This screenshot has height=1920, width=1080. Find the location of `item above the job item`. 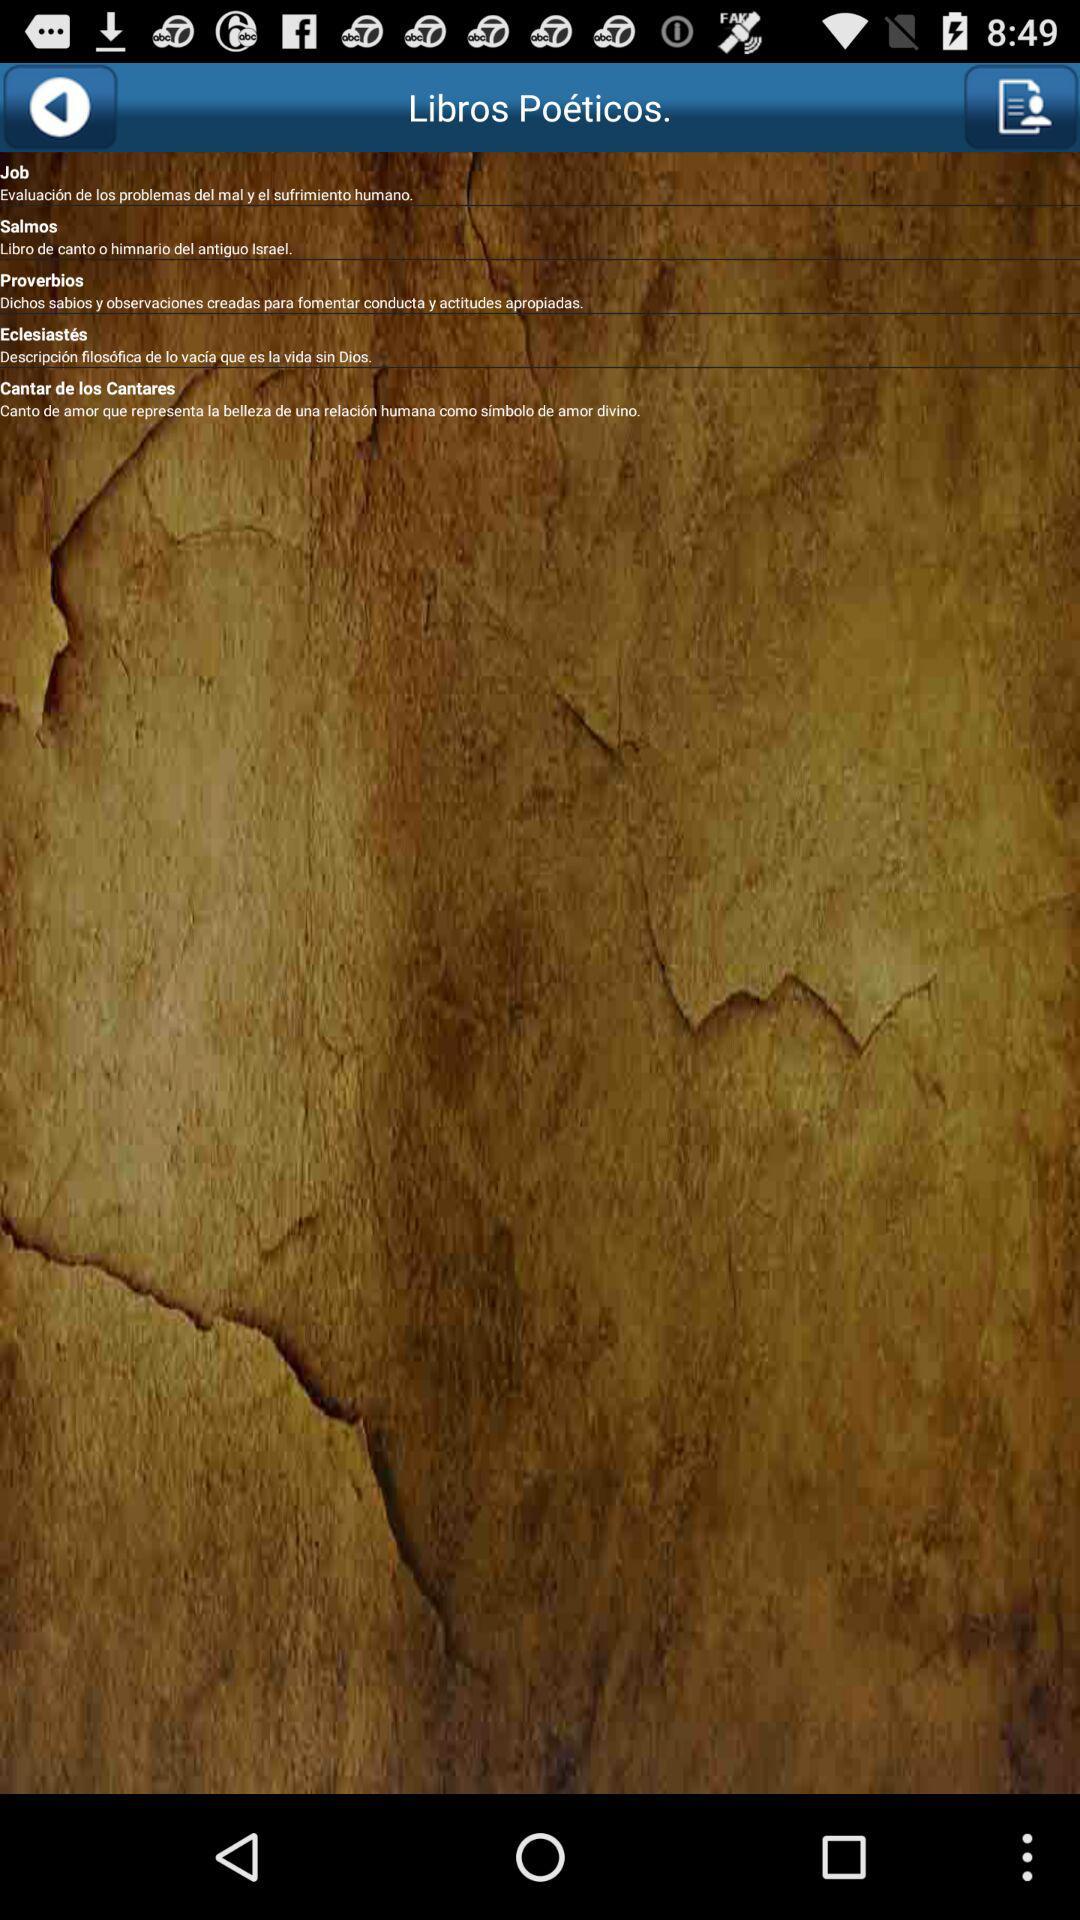

item above the job item is located at coordinates (58, 106).